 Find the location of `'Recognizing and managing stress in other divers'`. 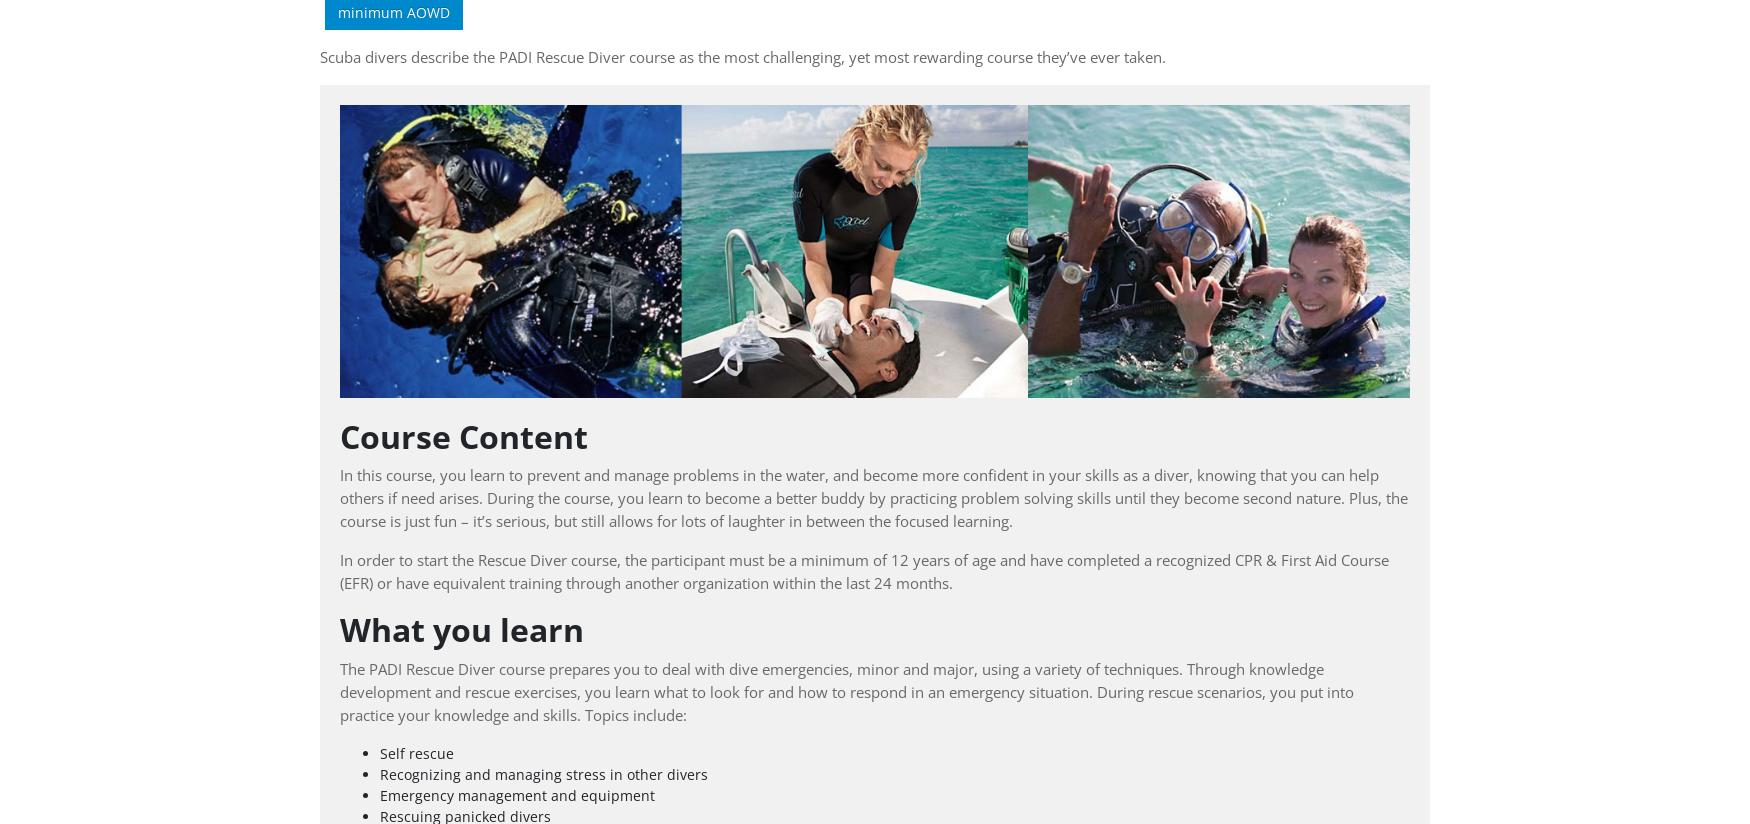

'Recognizing and managing stress in other divers' is located at coordinates (543, 772).